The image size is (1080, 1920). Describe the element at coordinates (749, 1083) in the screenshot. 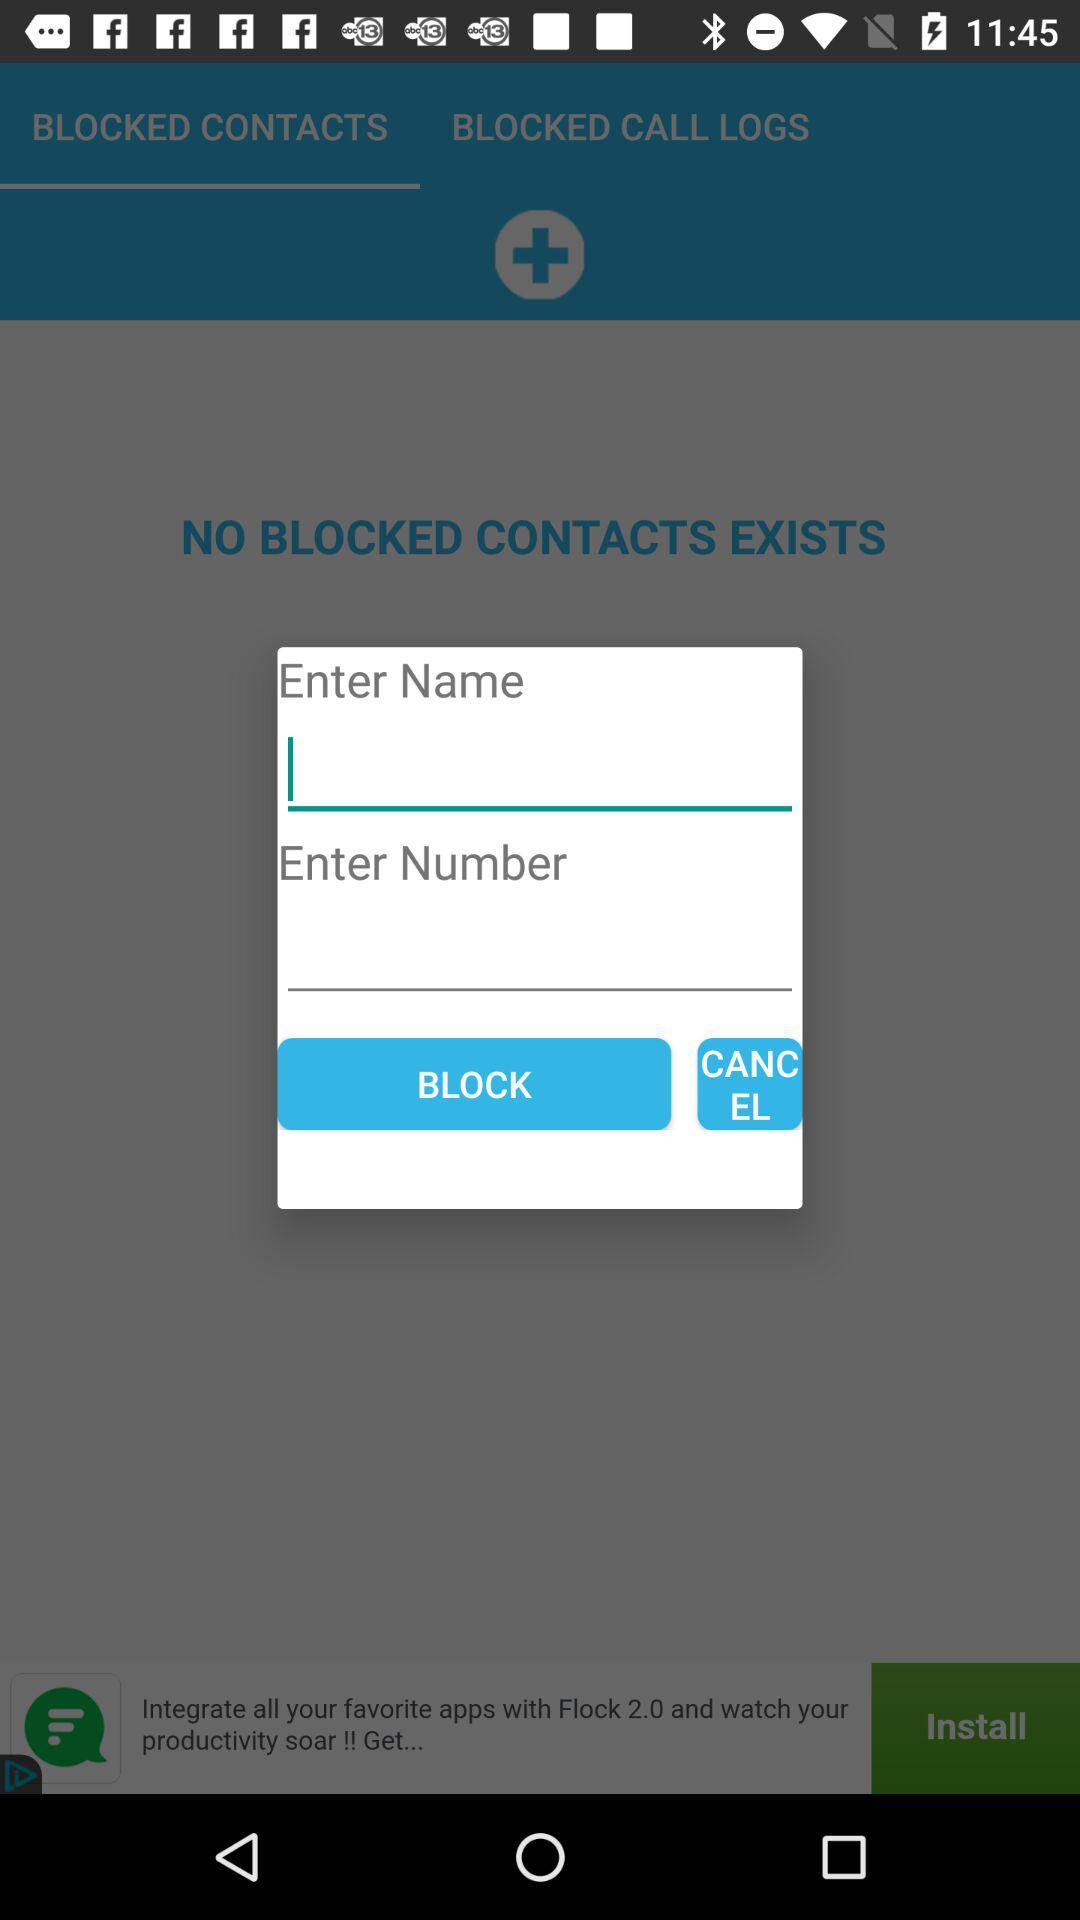

I see `cancel item` at that location.